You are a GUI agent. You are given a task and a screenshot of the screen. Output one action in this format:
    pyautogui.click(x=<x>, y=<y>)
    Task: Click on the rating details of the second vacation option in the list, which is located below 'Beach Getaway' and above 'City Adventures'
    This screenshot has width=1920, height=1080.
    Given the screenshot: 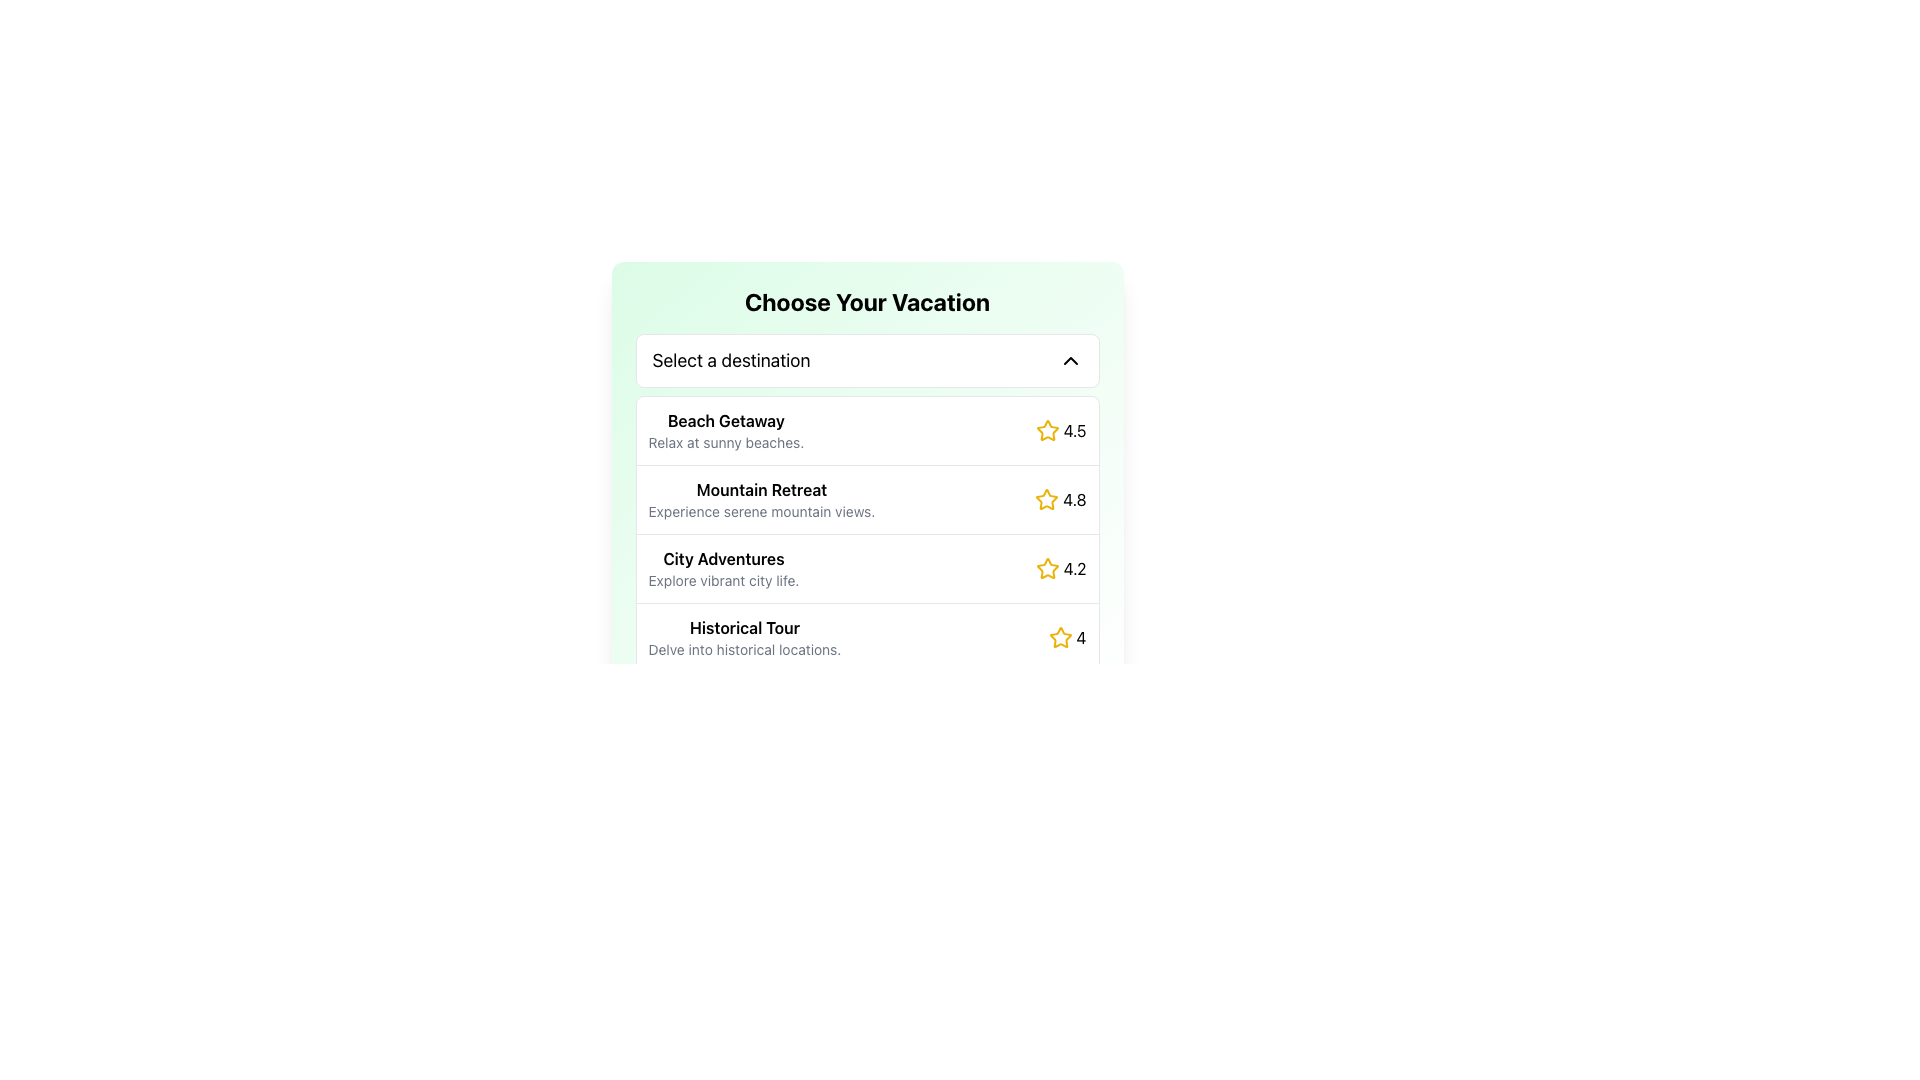 What is the action you would take?
    pyautogui.click(x=867, y=498)
    